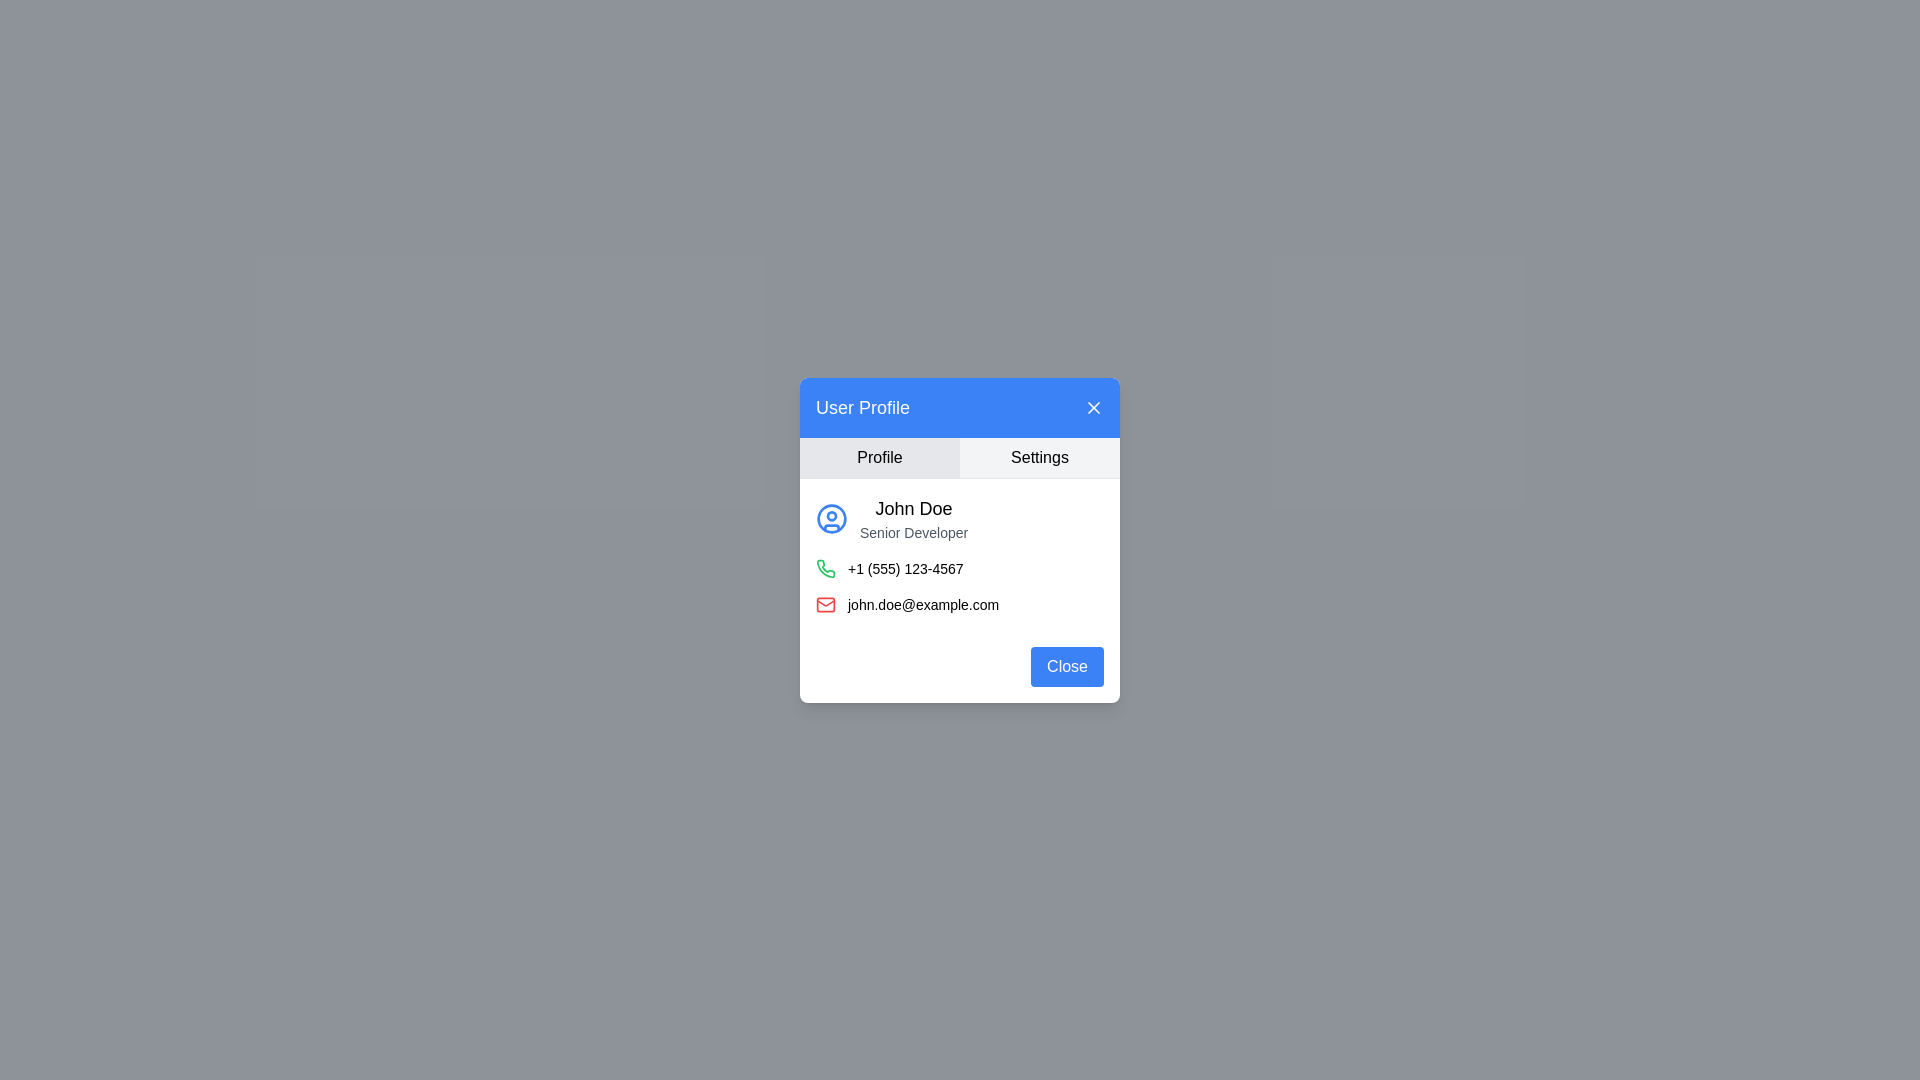 The image size is (1920, 1080). Describe the element at coordinates (831, 516) in the screenshot. I see `the largest circular graphic that forms the outer boundary of the user icon in the top-left corner of the user profile card` at that location.